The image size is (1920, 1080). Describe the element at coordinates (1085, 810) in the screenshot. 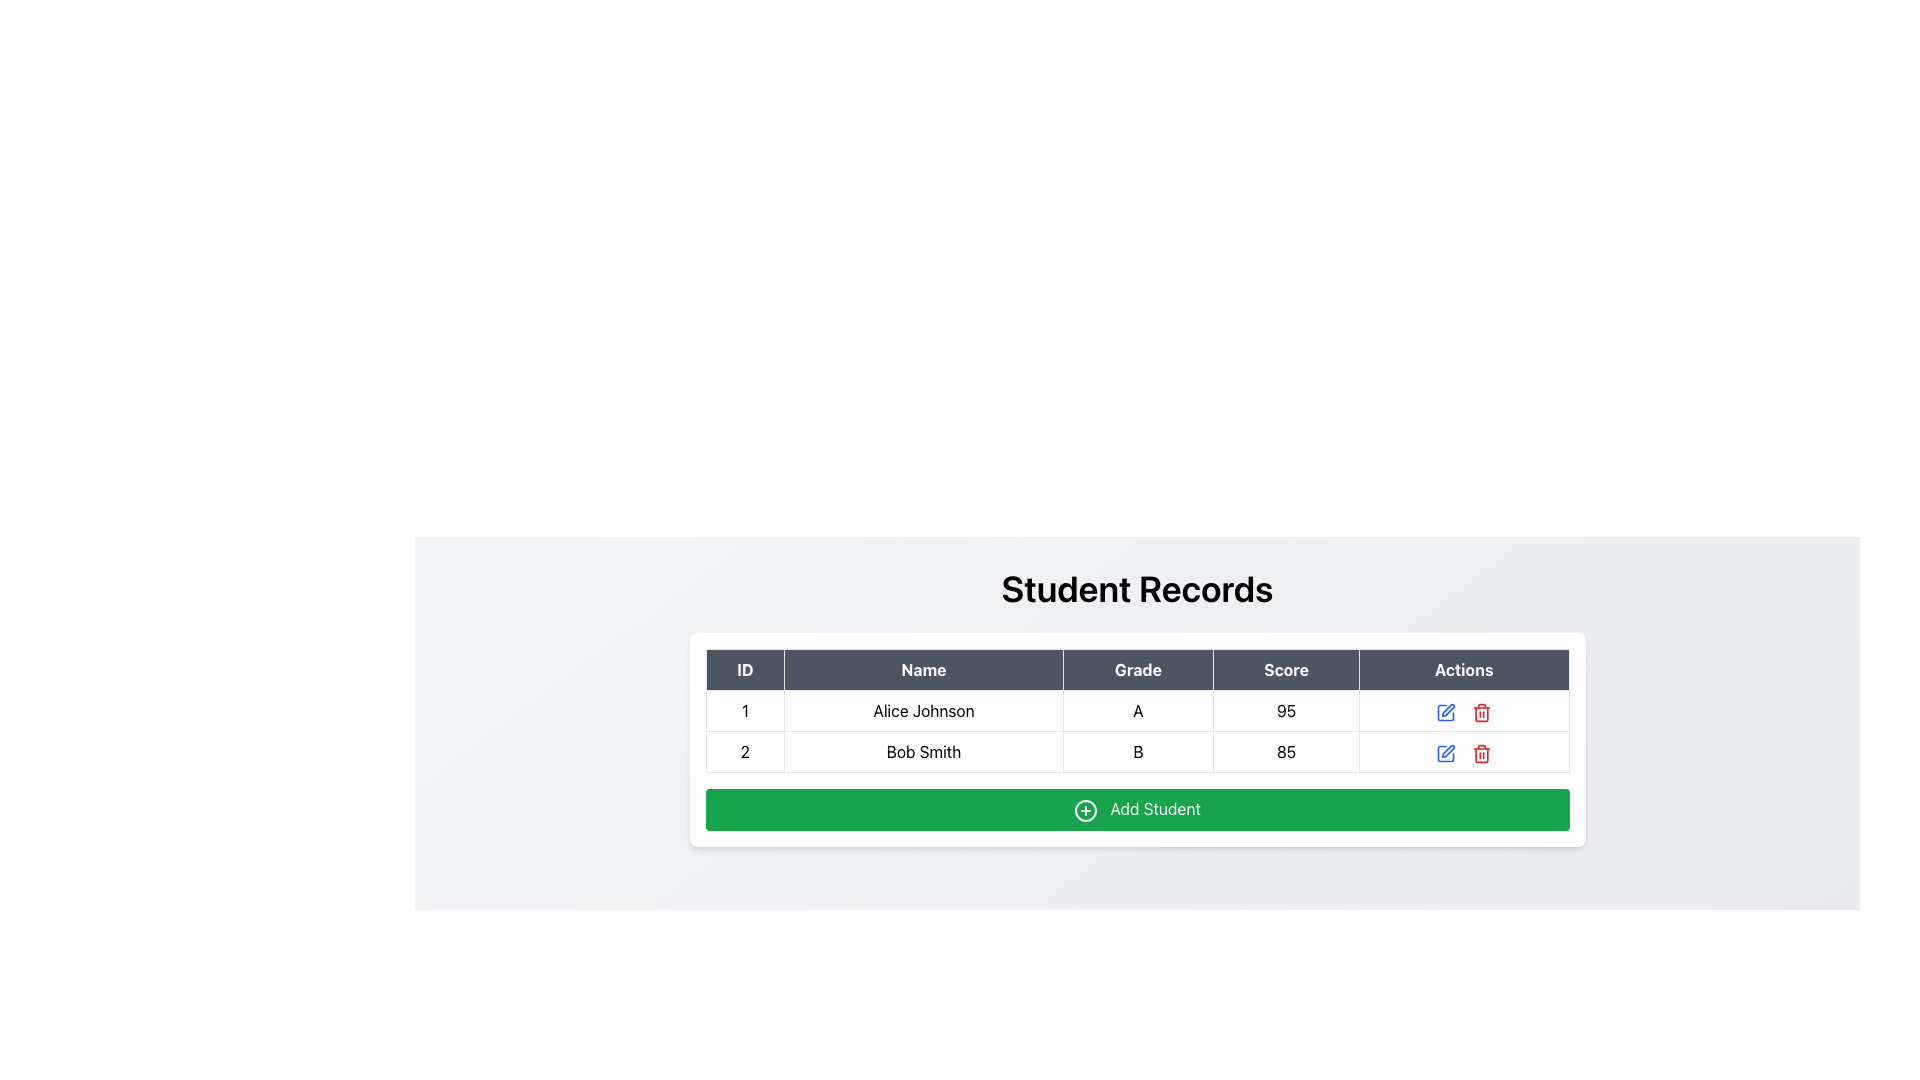

I see `the circular icon with a plus sign inside that is located on the leftmost part of the 'Add Student' button, which has a green background and is vertically aligned with the text 'Add Student'` at that location.